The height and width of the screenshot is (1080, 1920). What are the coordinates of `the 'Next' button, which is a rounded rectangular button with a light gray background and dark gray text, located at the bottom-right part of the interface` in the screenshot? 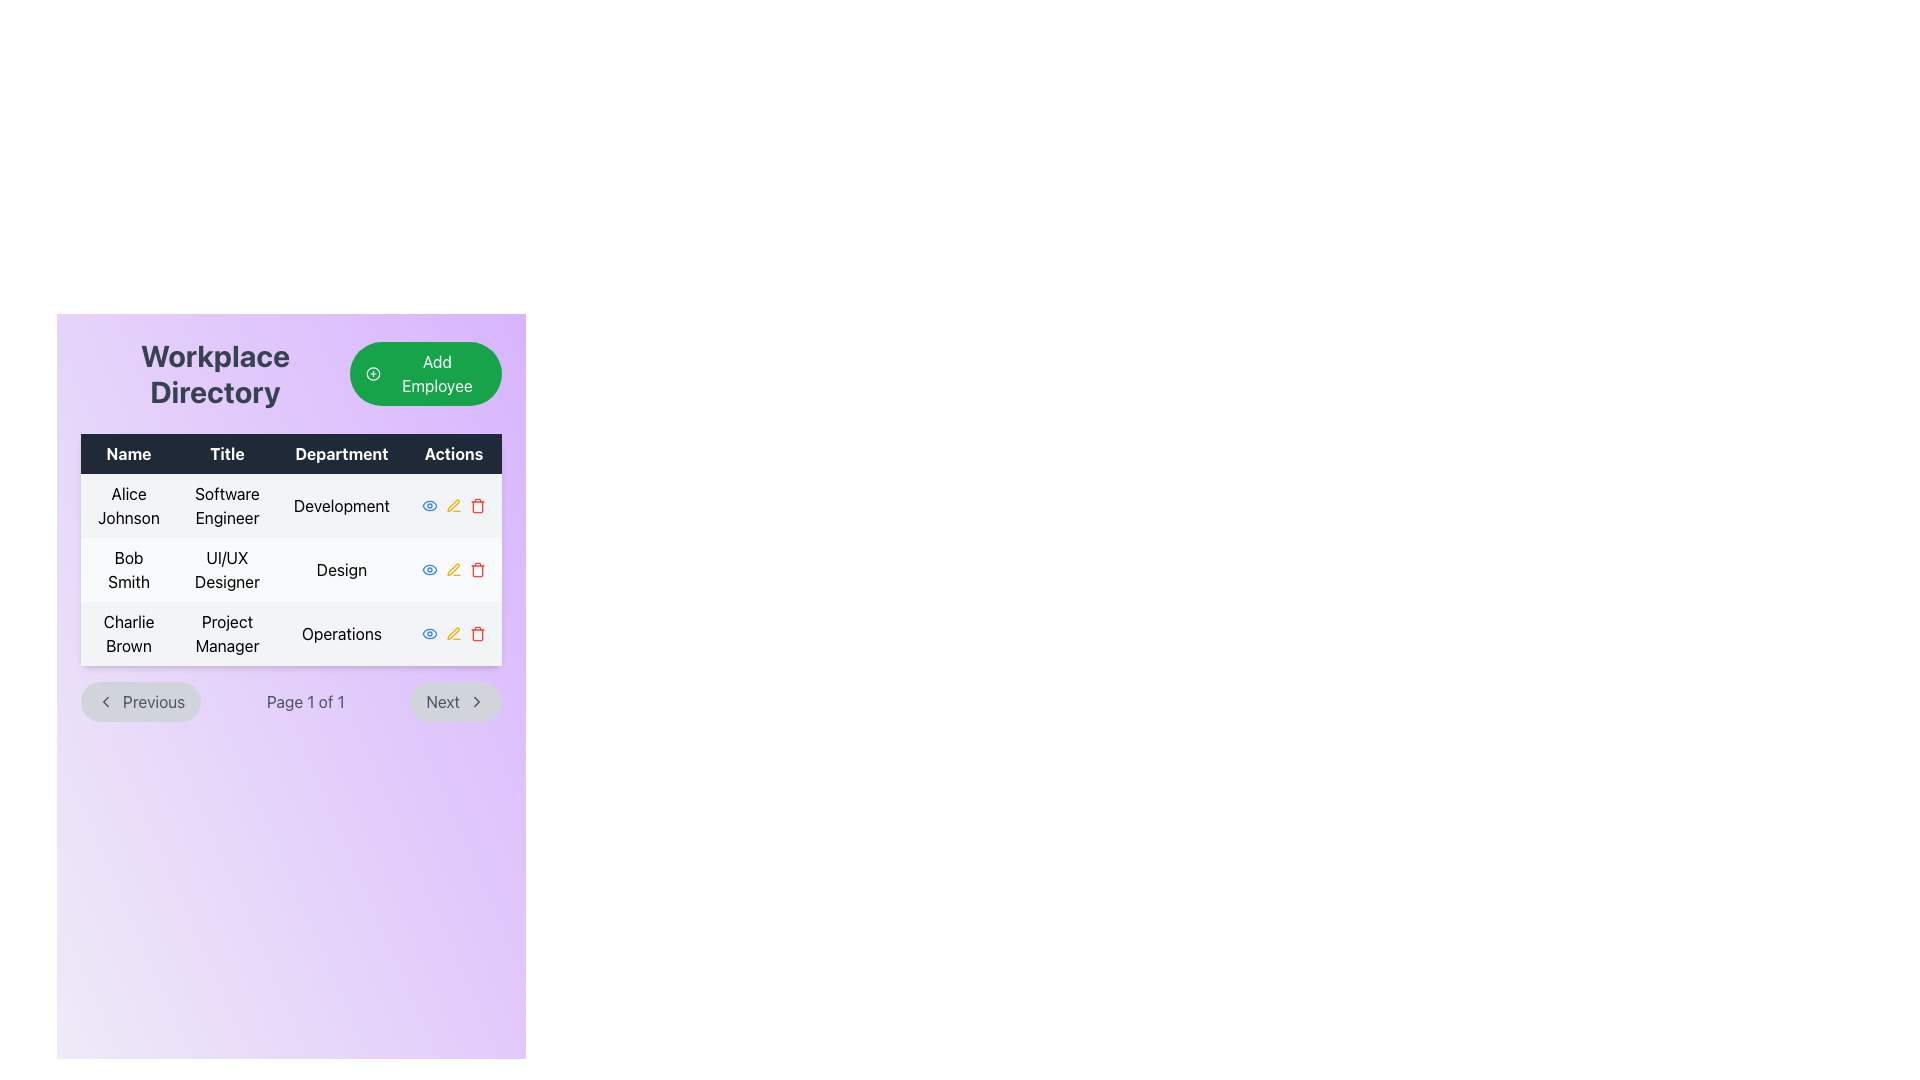 It's located at (455, 701).